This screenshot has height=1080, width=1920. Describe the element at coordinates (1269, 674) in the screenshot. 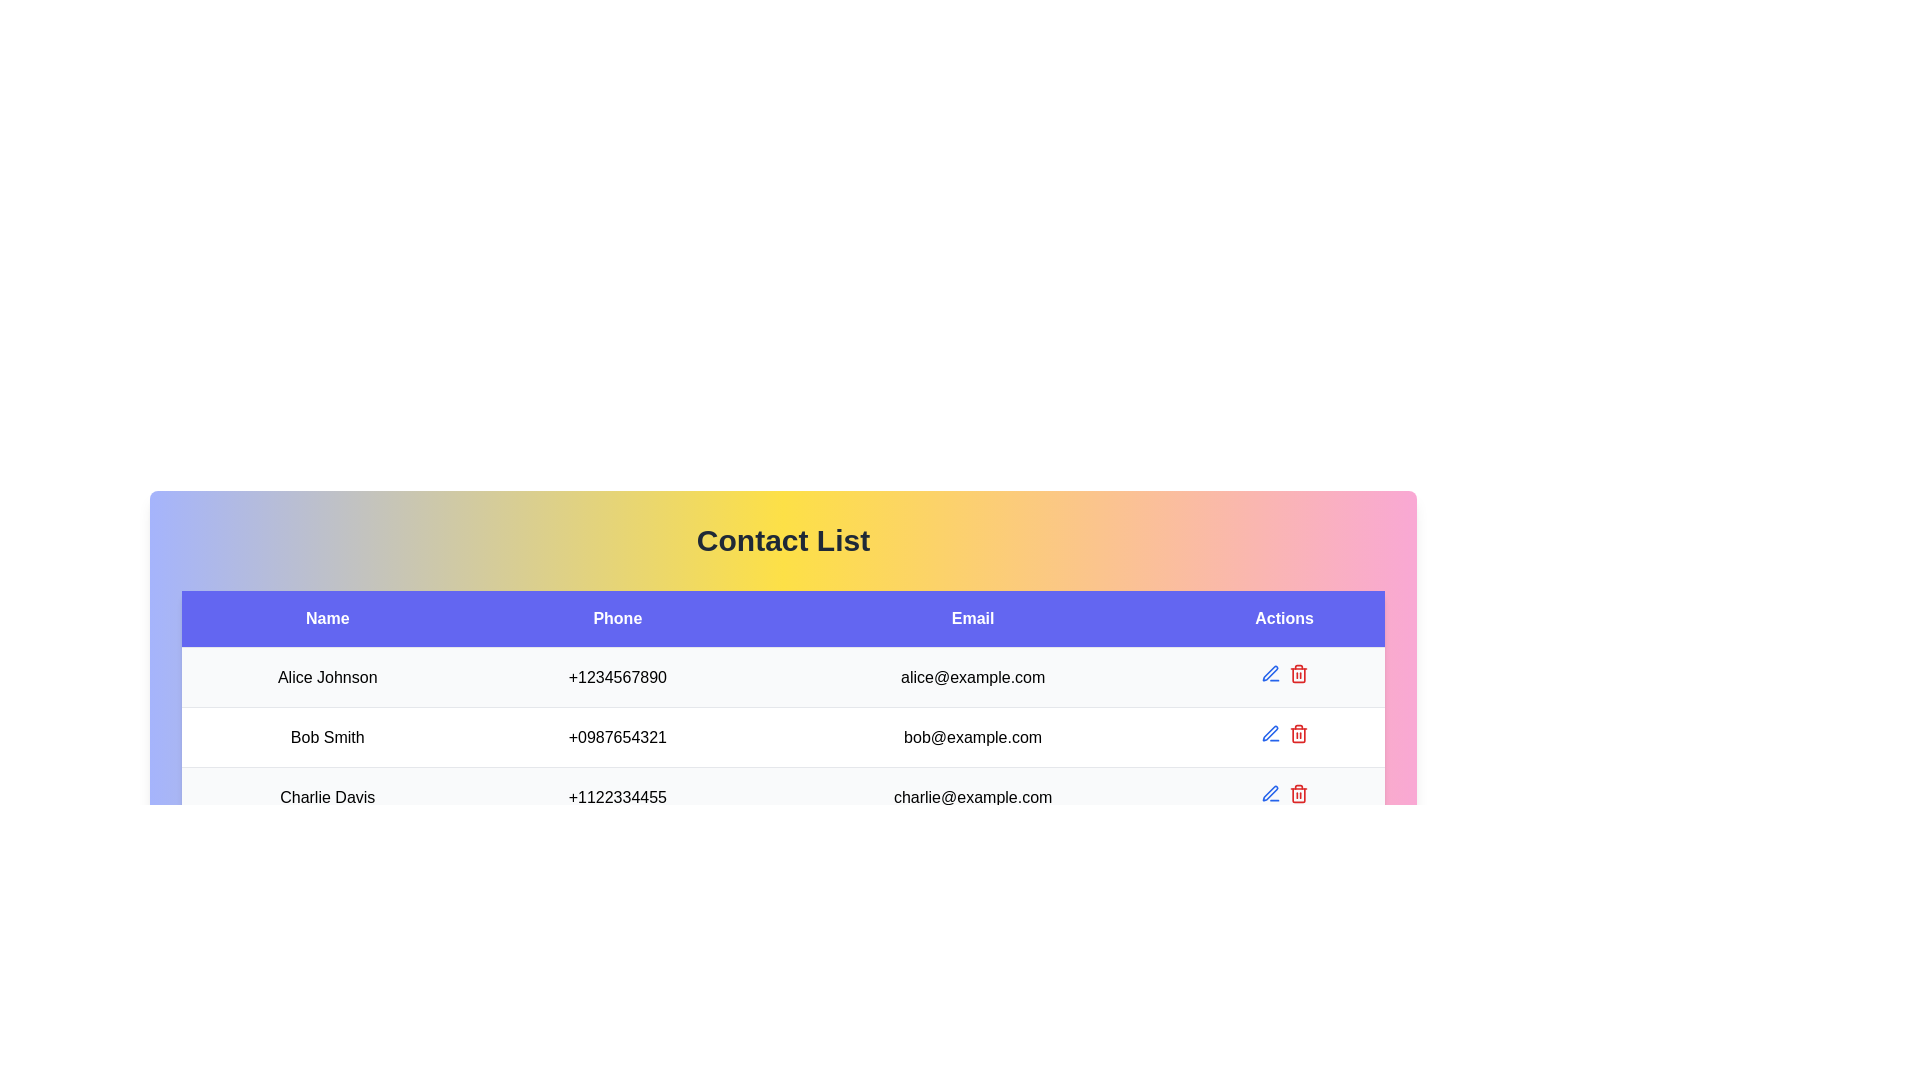

I see `the blue pen-like icon button in the 'Actions' column of the first row of the contact list` at that location.